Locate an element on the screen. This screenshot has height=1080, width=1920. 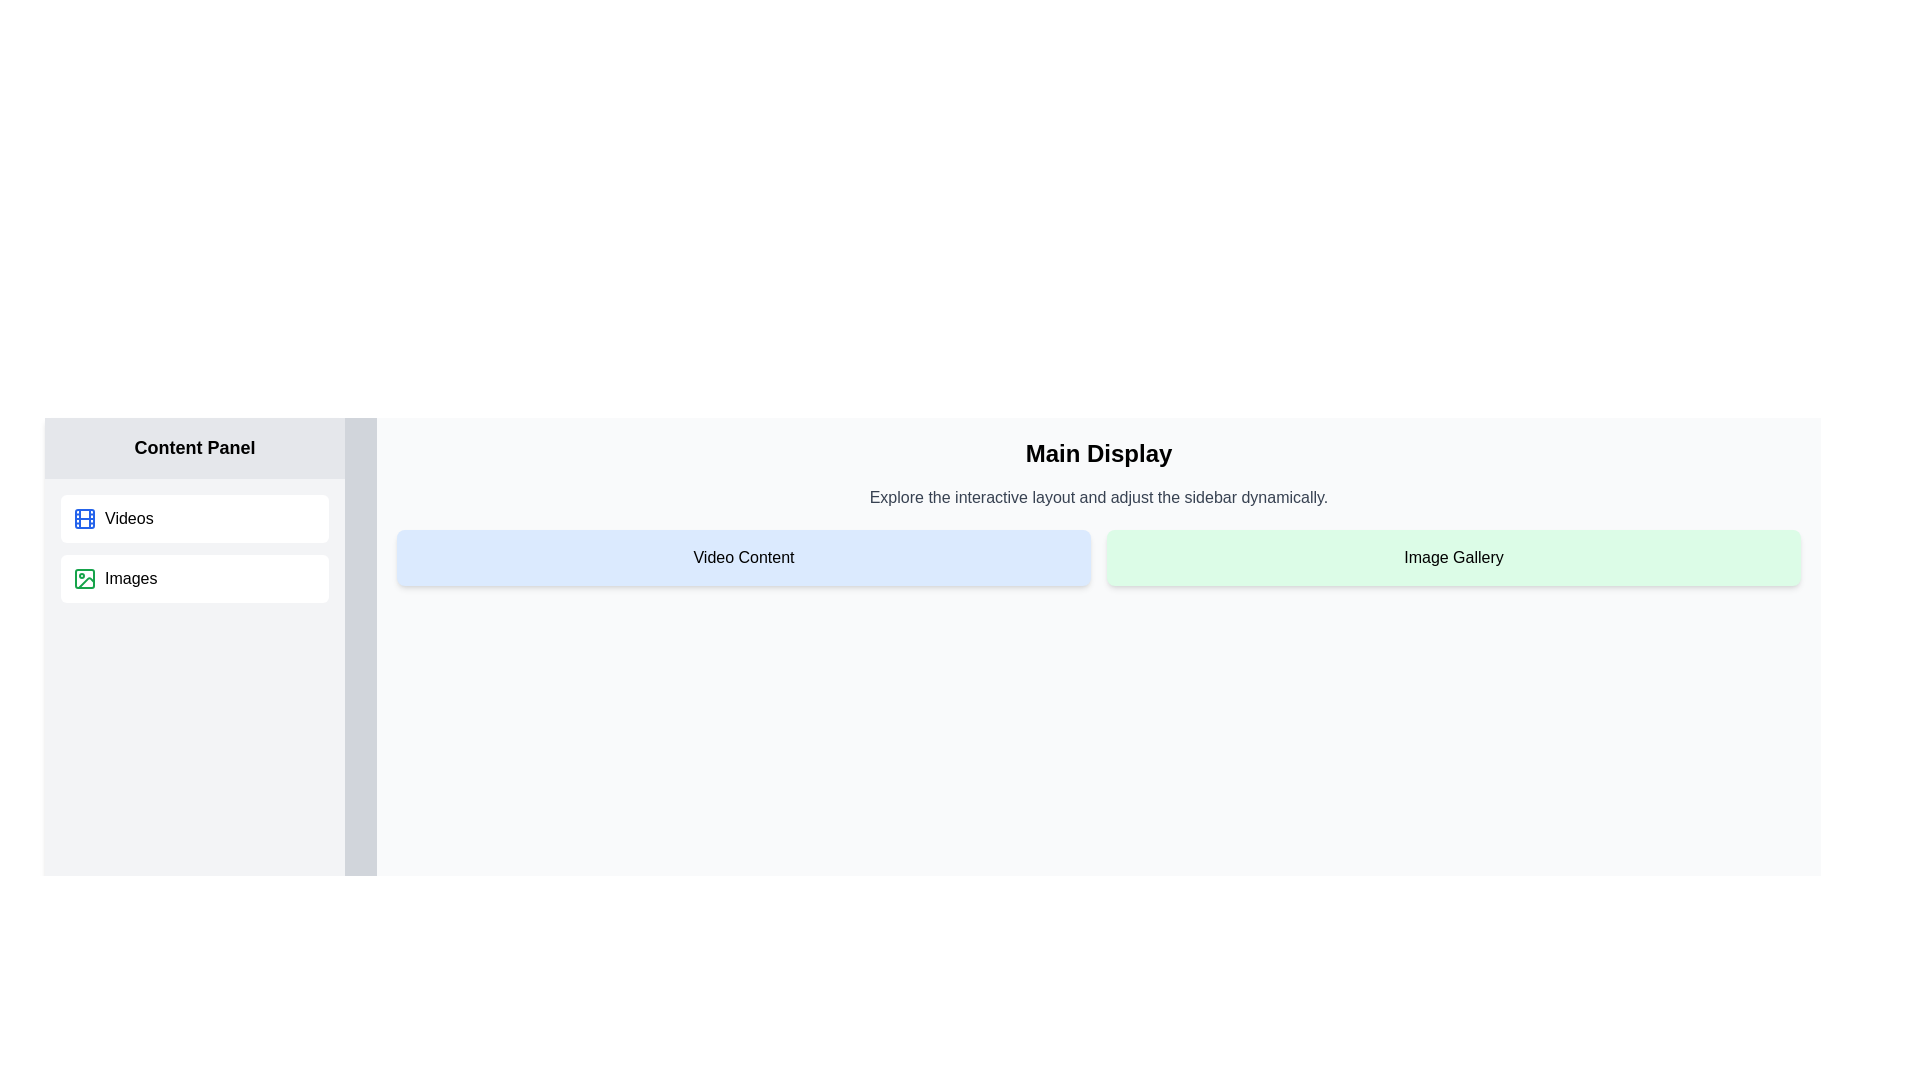
the button labeled 'Images' which is located inside the 'Content Panel' section, below the 'Videos' button is located at coordinates (195, 578).